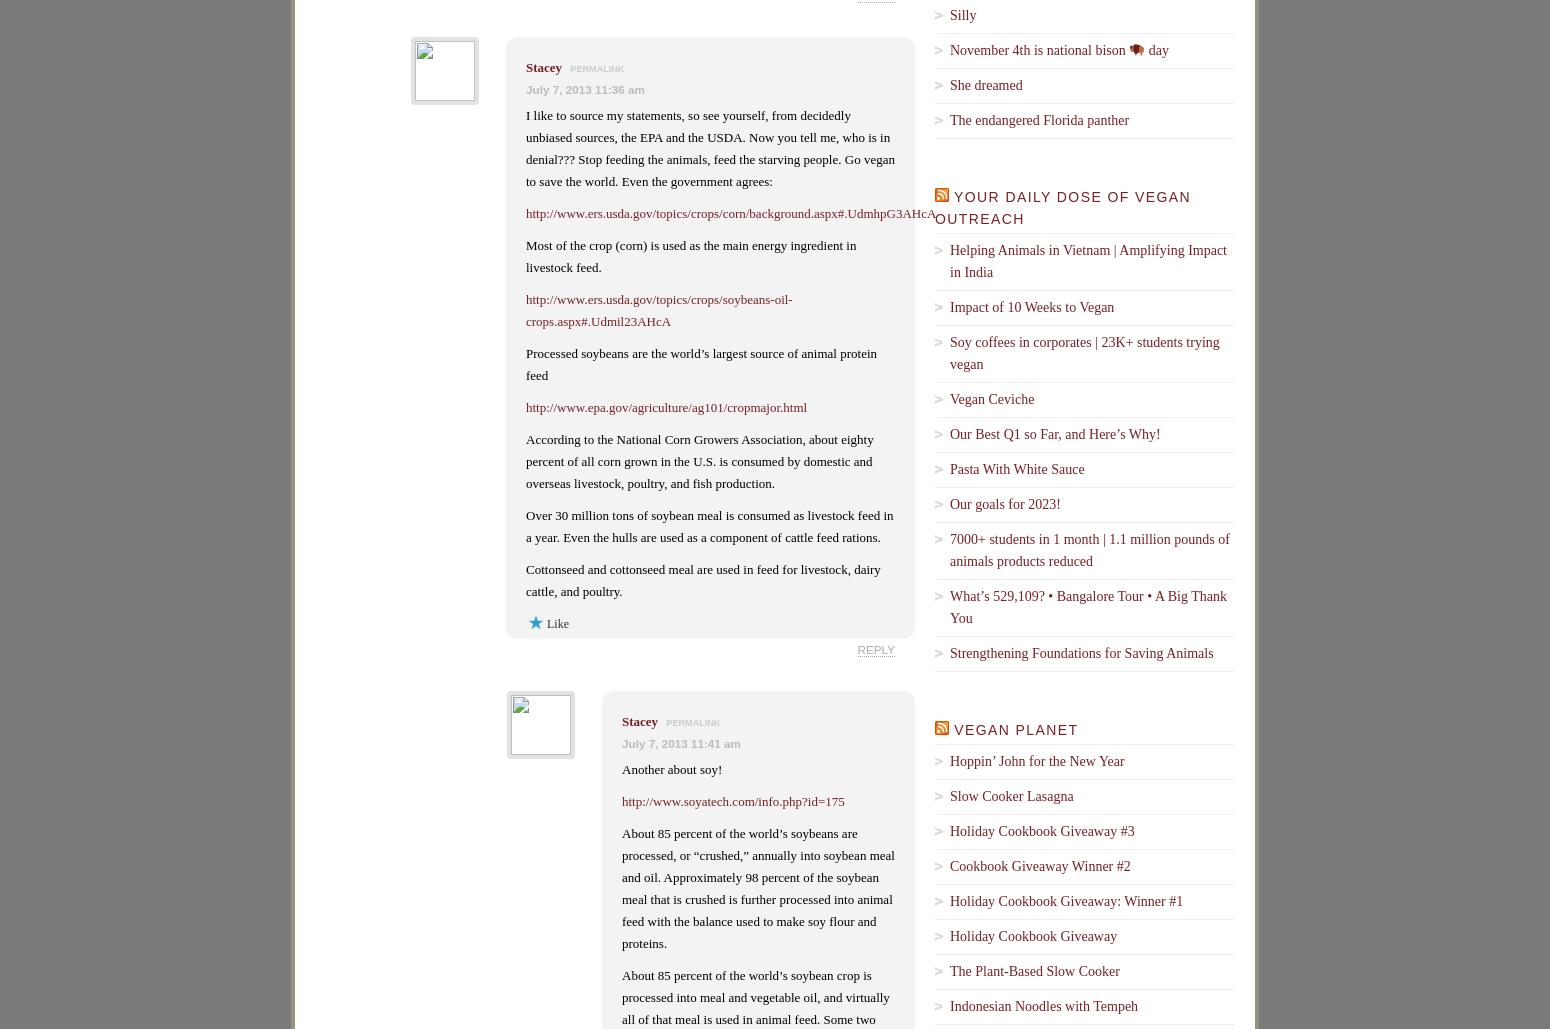 This screenshot has height=1029, width=1550. Describe the element at coordinates (876, 649) in the screenshot. I see `'Reply'` at that location.